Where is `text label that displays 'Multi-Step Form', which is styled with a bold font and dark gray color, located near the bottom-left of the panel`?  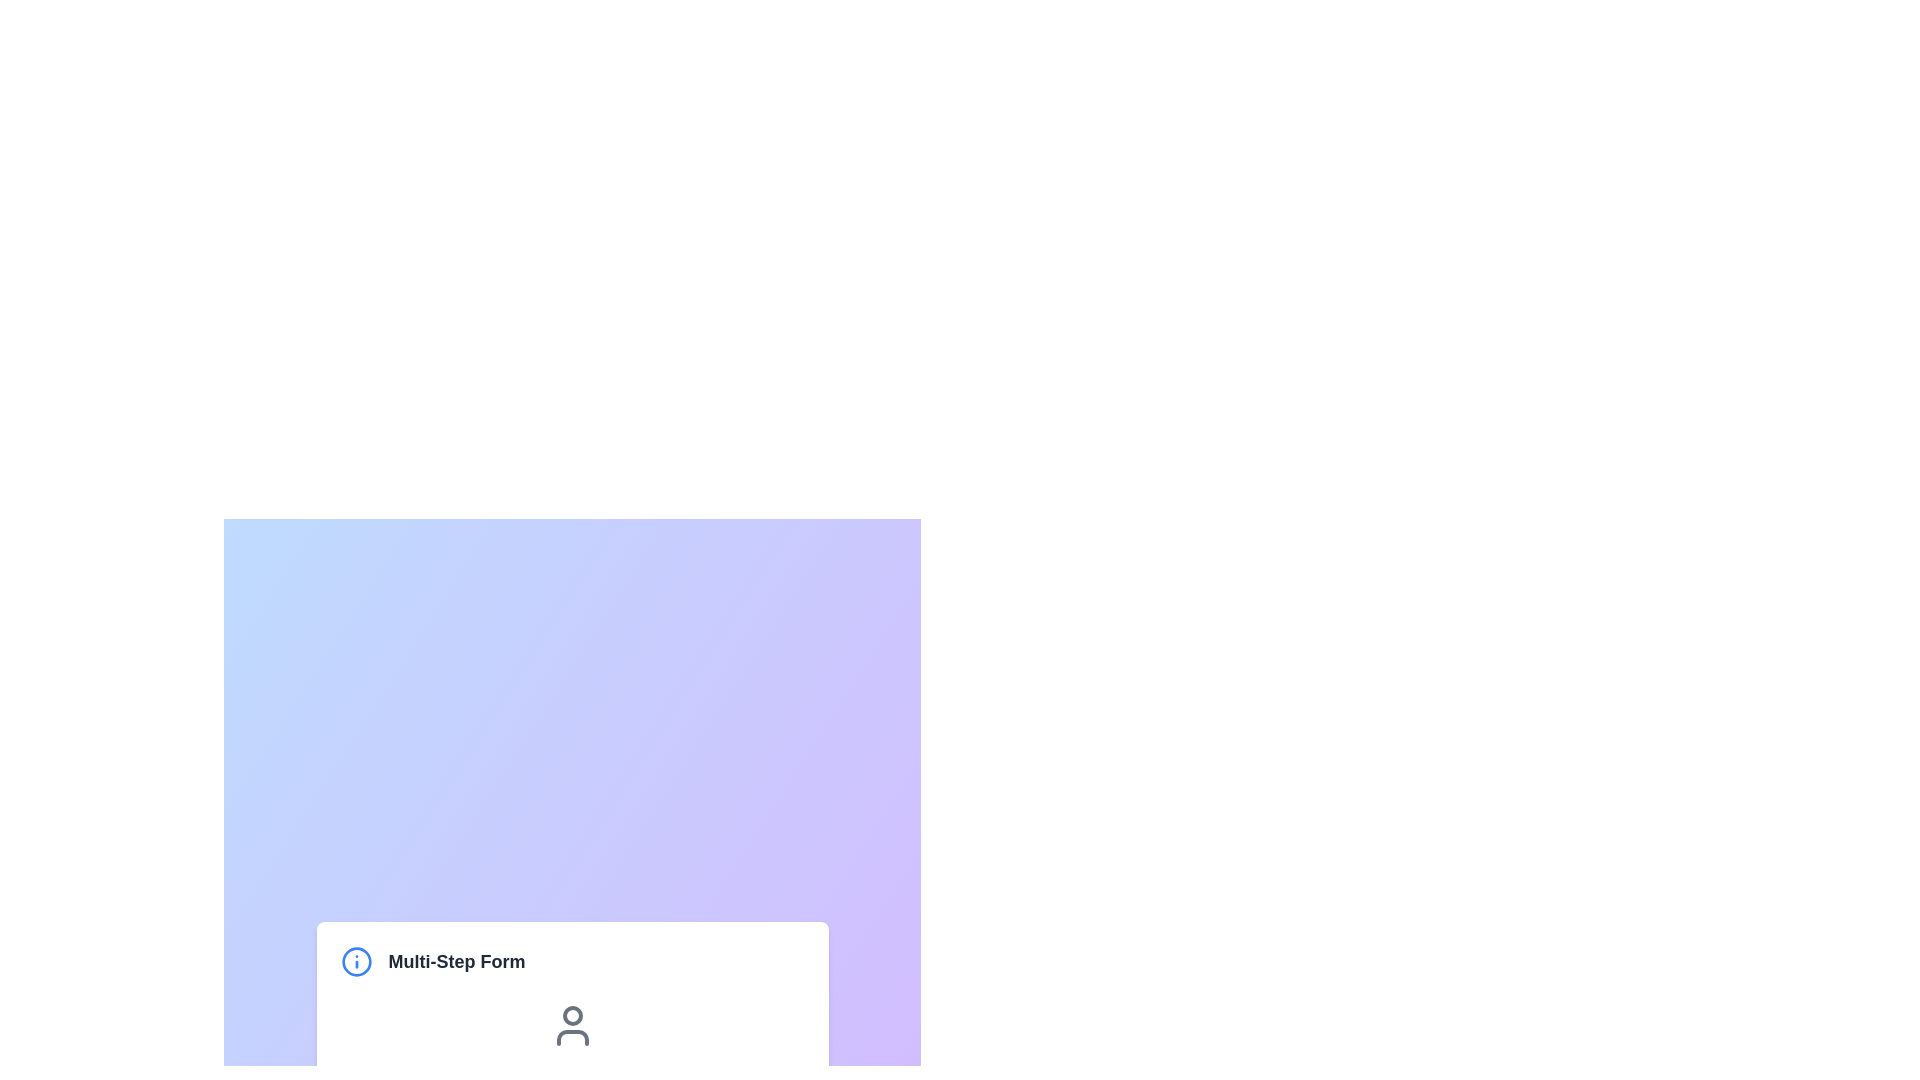 text label that displays 'Multi-Step Form', which is styled with a bold font and dark gray color, located near the bottom-left of the panel is located at coordinates (455, 960).